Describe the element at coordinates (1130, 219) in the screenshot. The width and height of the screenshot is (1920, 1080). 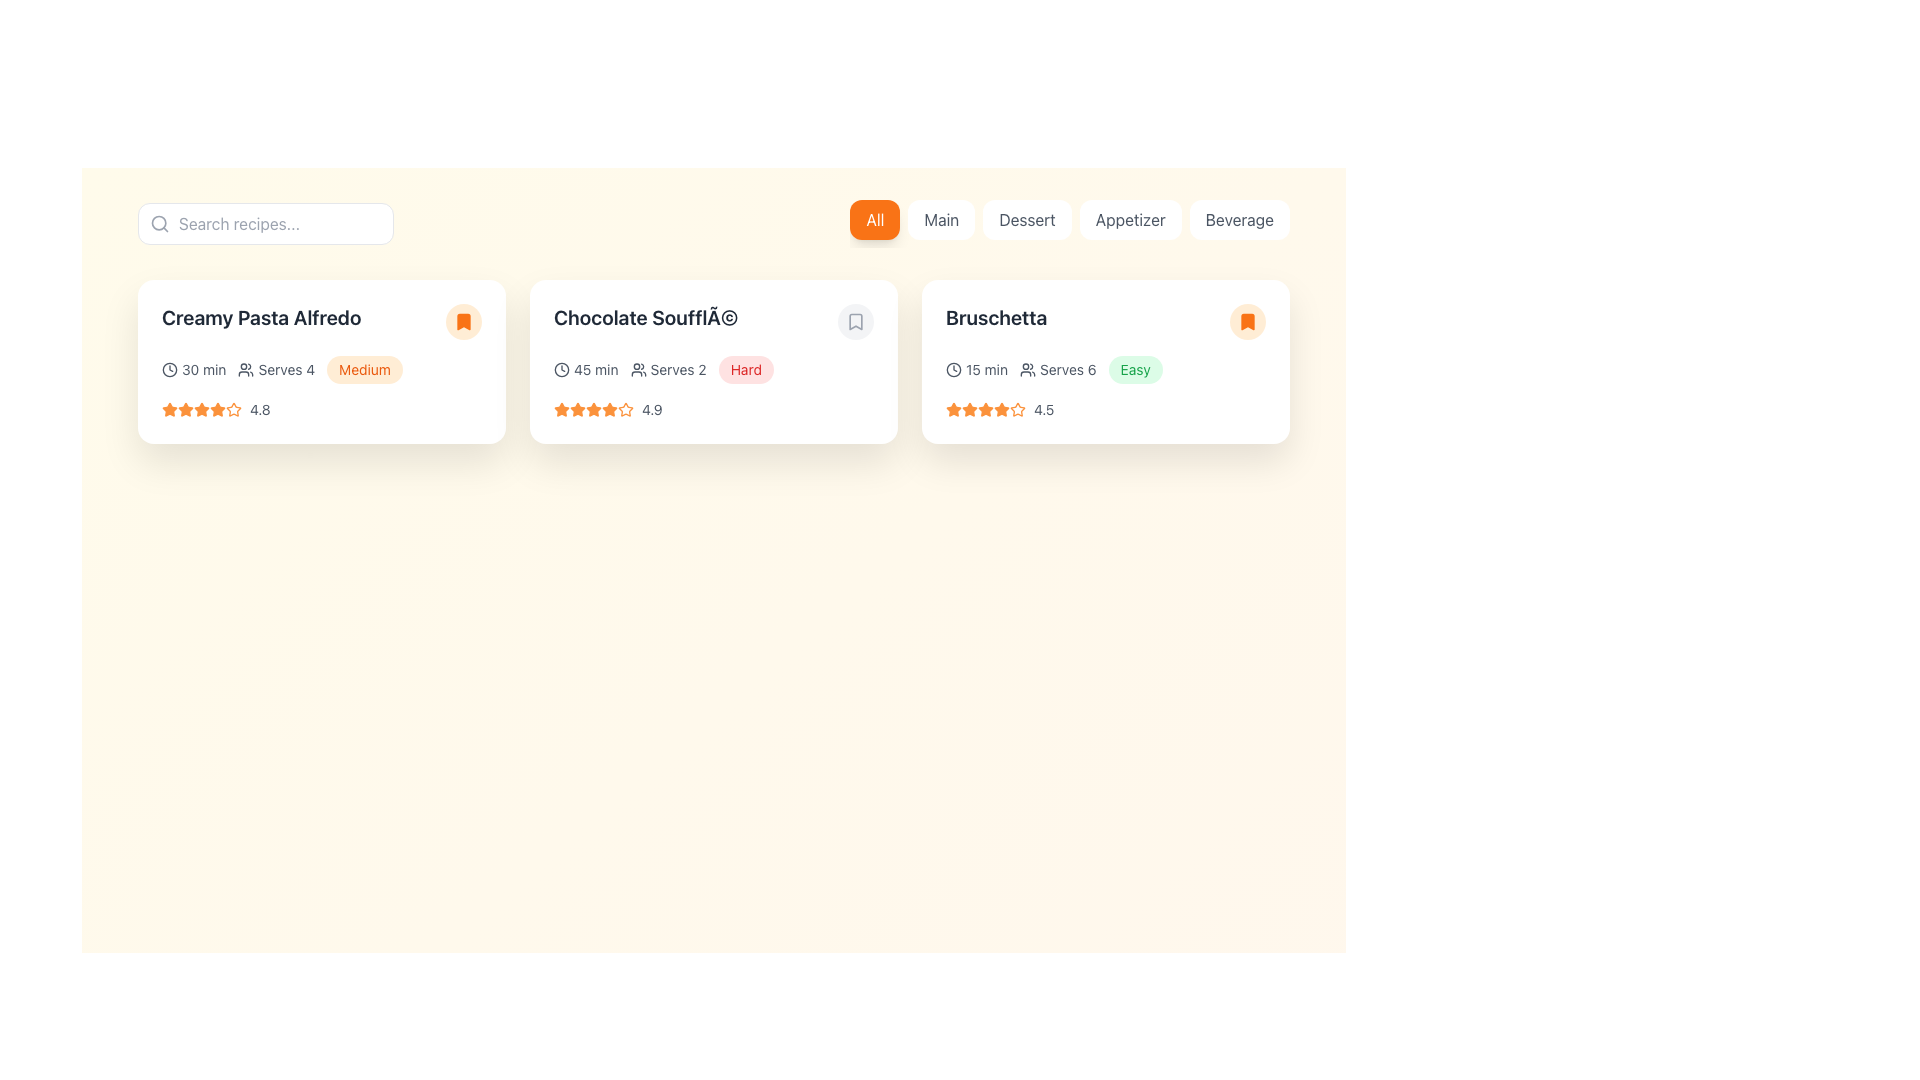
I see `the 'Appetizer' category filter button, which is the fourth button in a horizontal menu of five options, to change its background color` at that location.